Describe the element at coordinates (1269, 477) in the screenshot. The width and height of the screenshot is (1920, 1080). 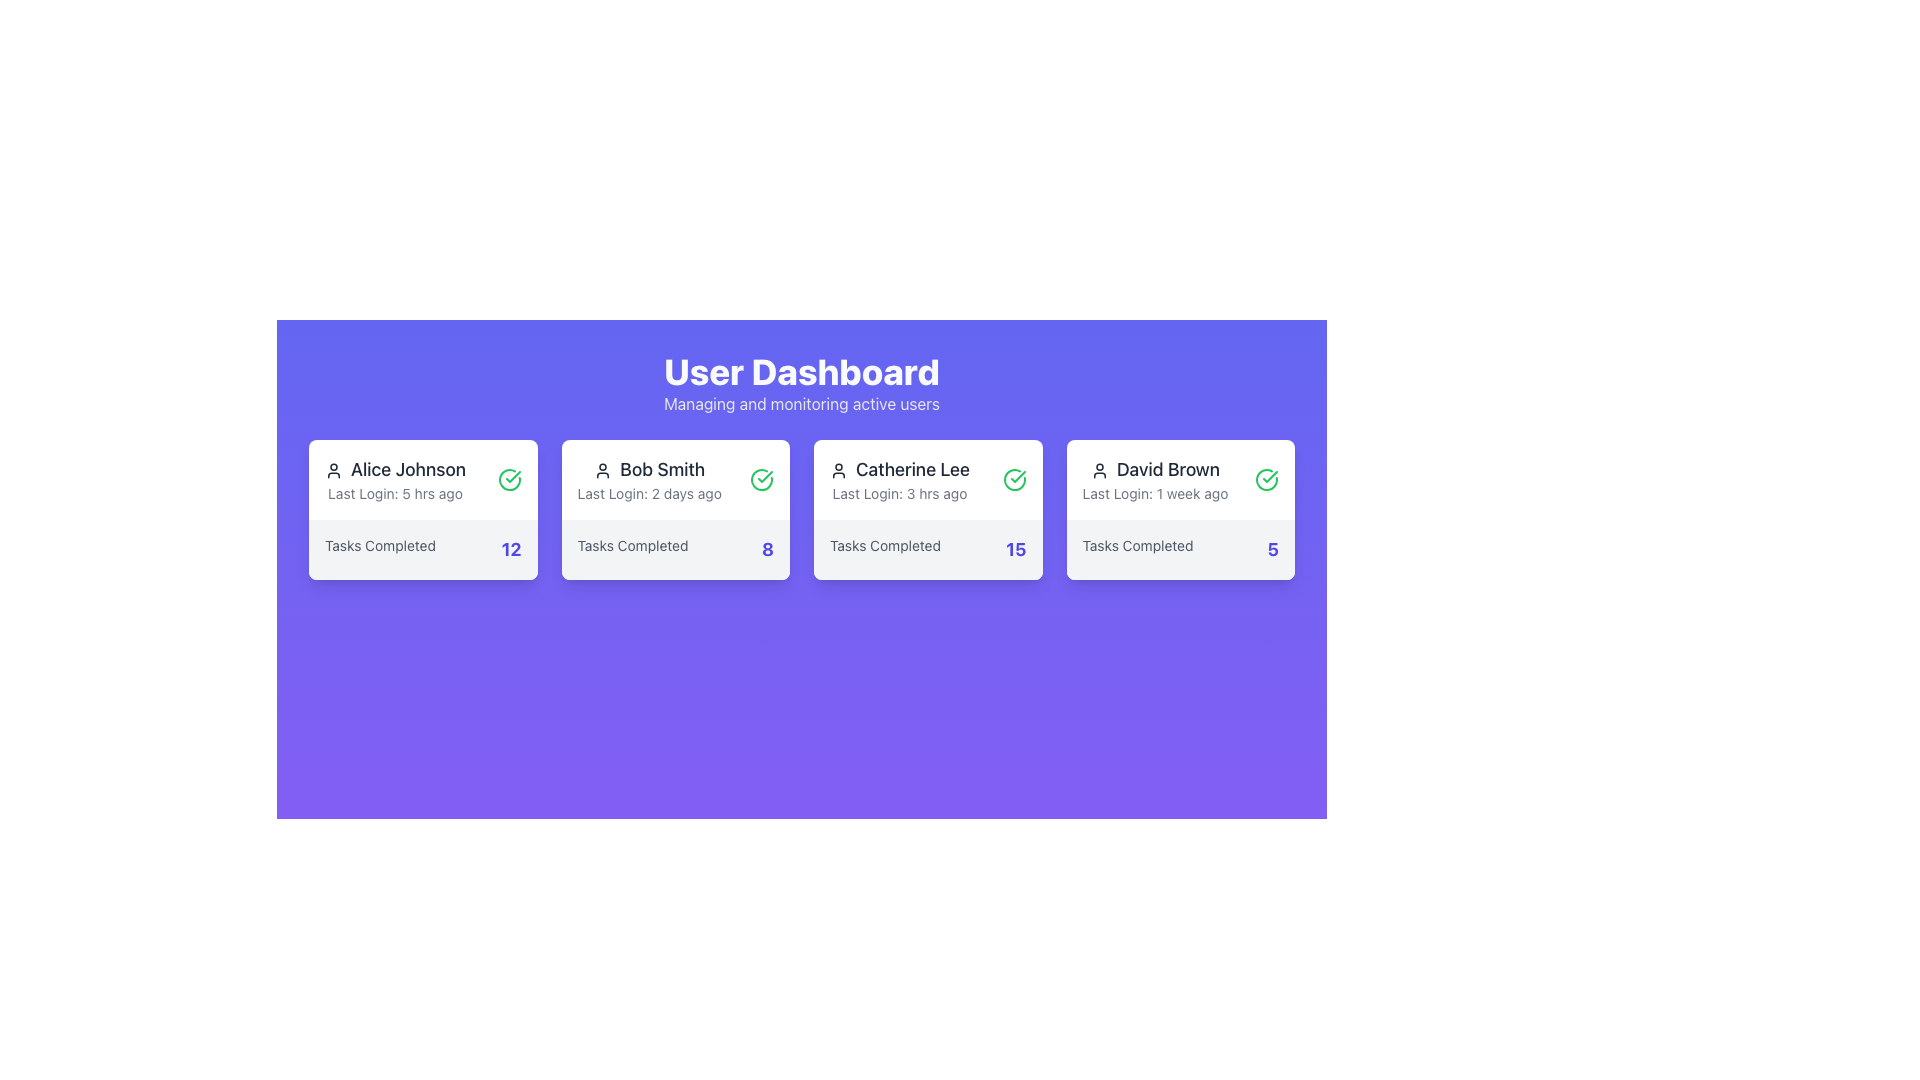
I see `the green checkmark icon located to the right of the user card for 'Catherine Lee', which is positioned in the top-right corner of the card` at that location.